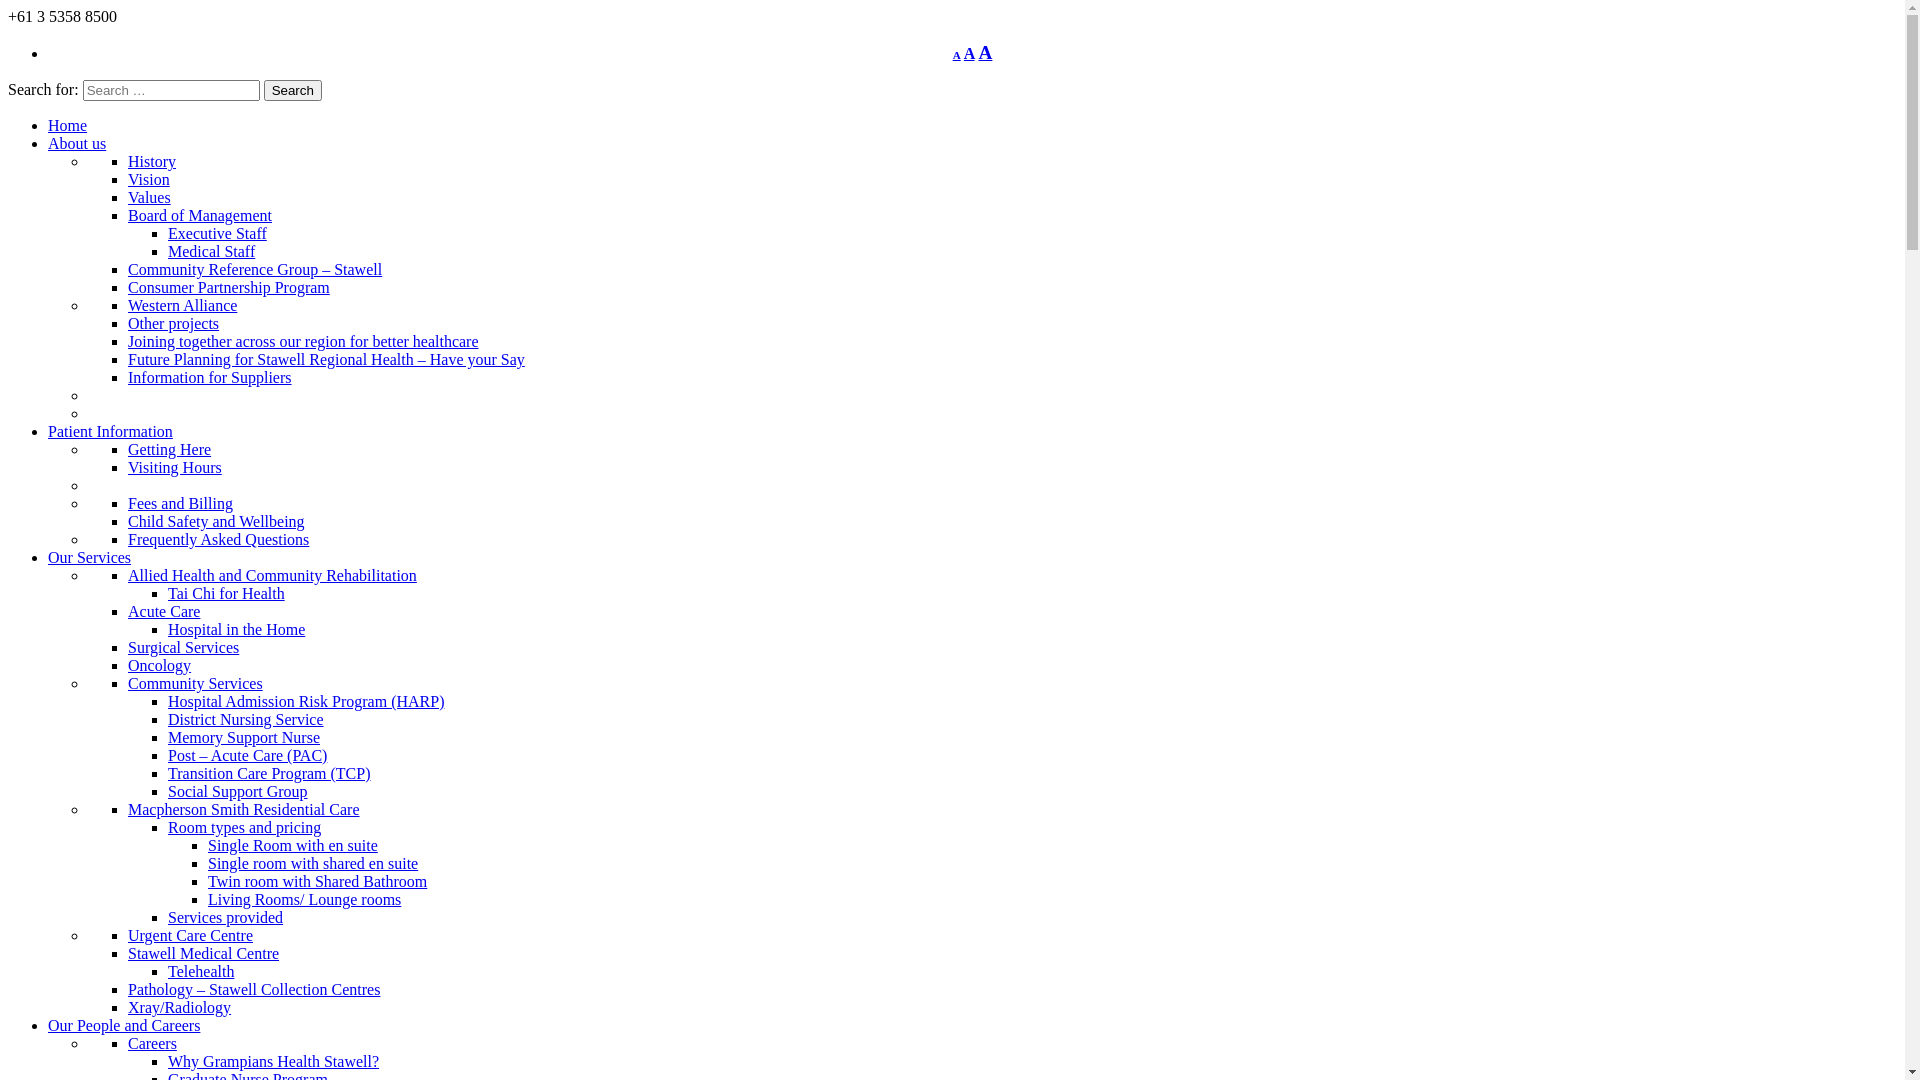  What do you see at coordinates (969, 52) in the screenshot?
I see `'A'` at bounding box center [969, 52].